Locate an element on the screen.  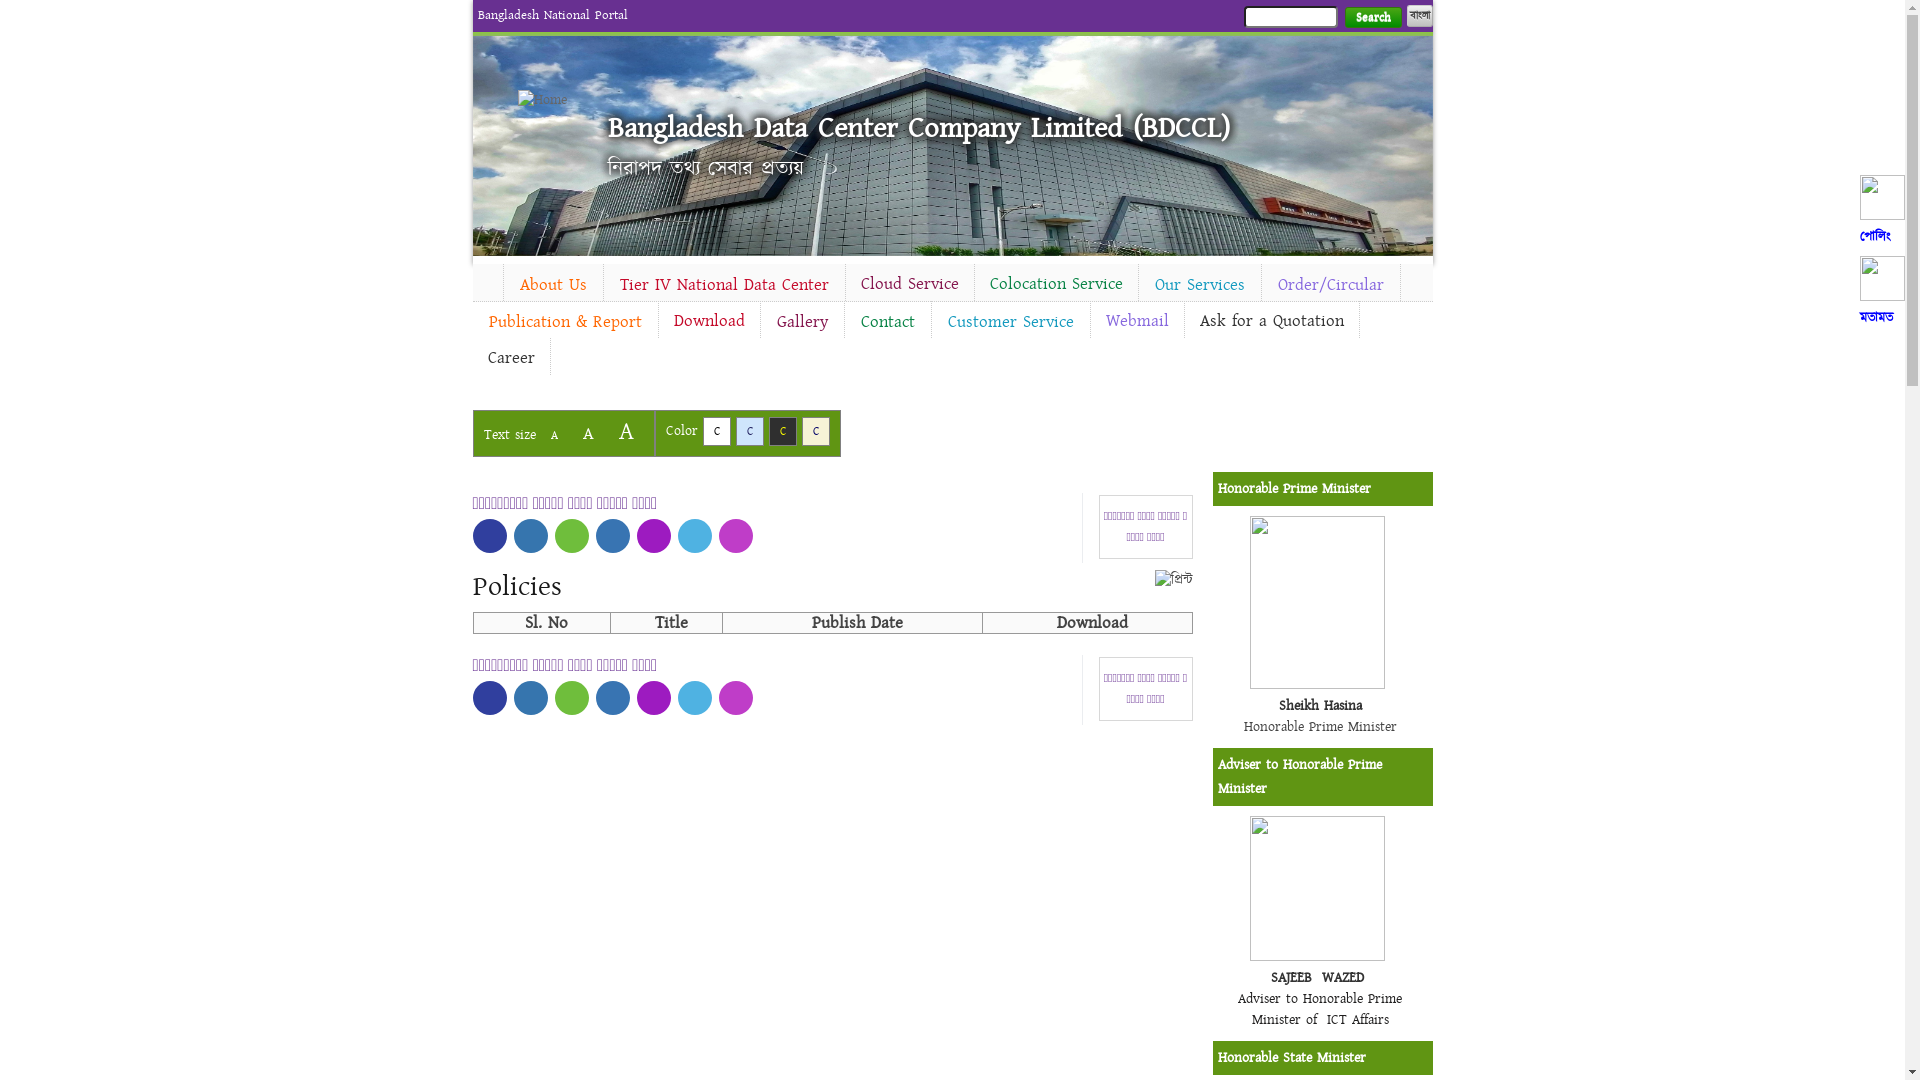
'A' is located at coordinates (607, 430).